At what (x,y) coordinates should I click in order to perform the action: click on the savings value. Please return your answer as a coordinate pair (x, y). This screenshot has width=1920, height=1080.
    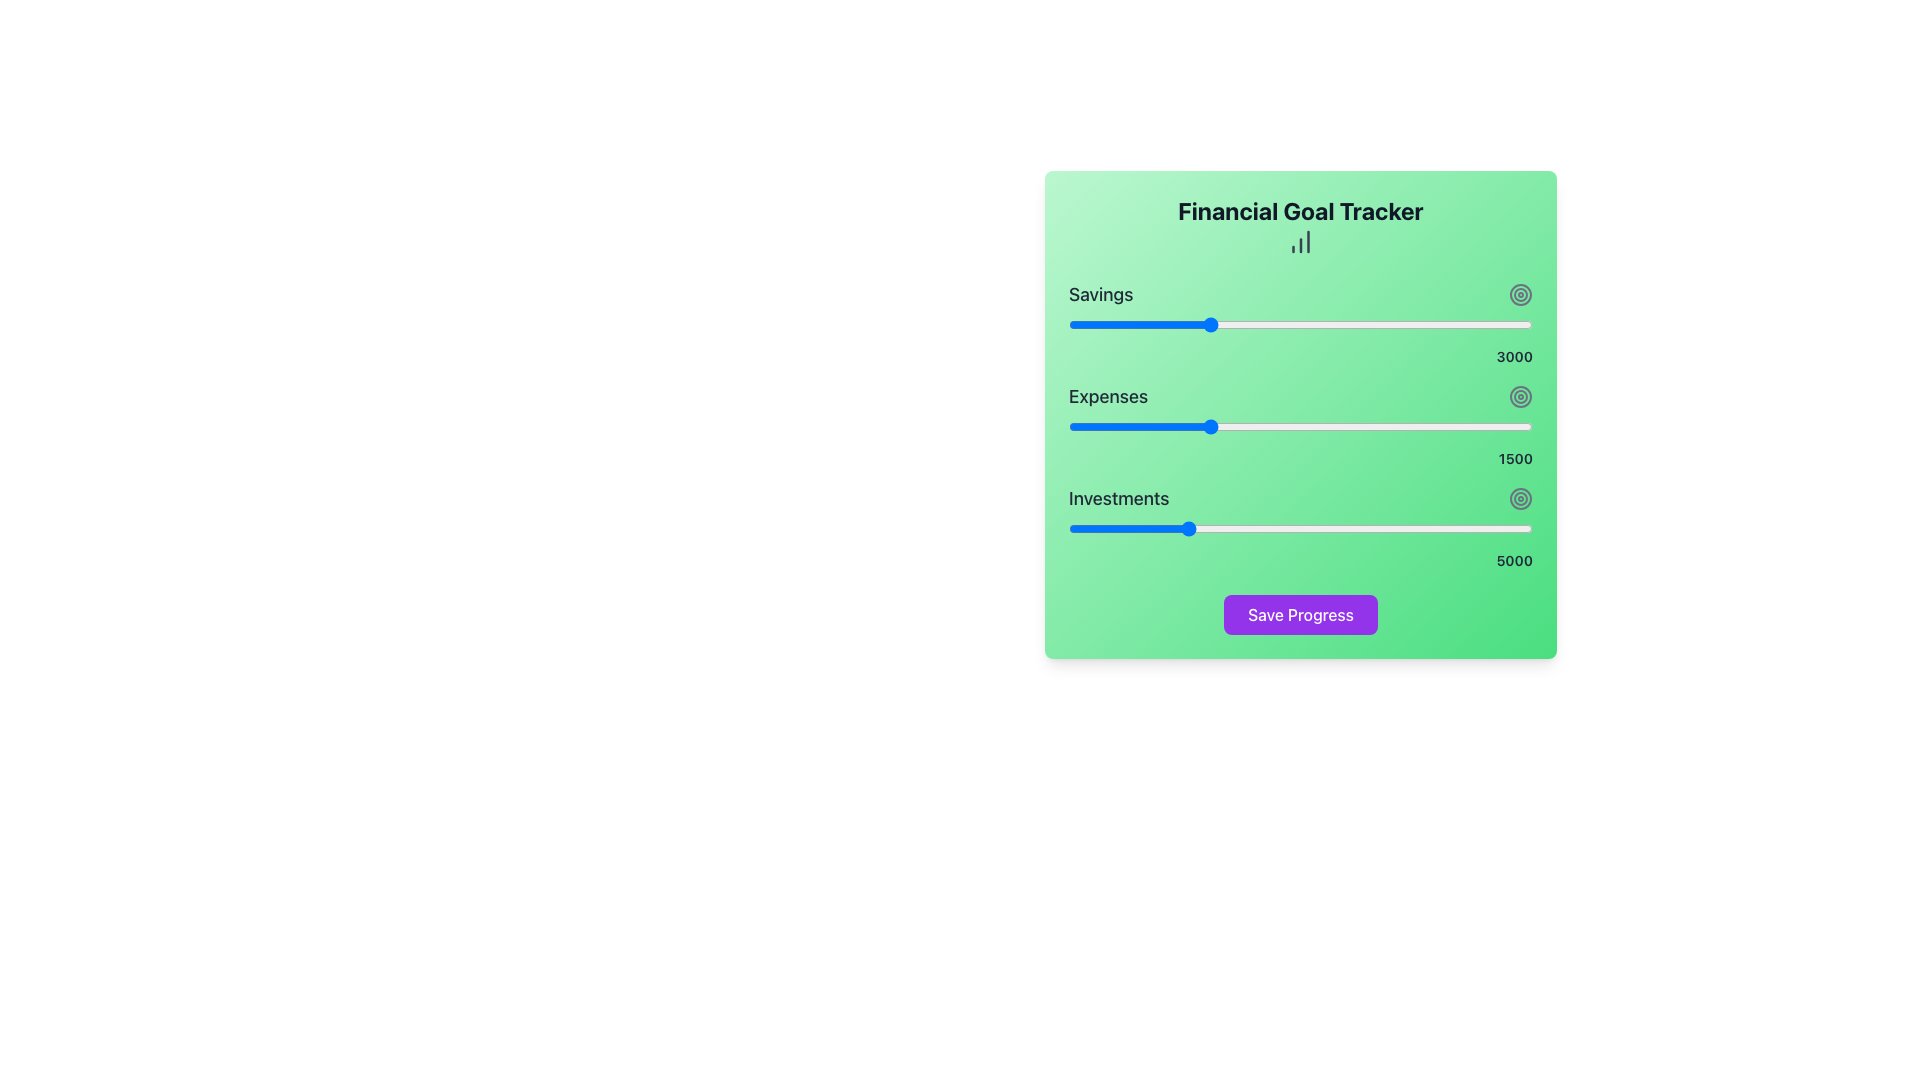
    Looking at the image, I should click on (1287, 323).